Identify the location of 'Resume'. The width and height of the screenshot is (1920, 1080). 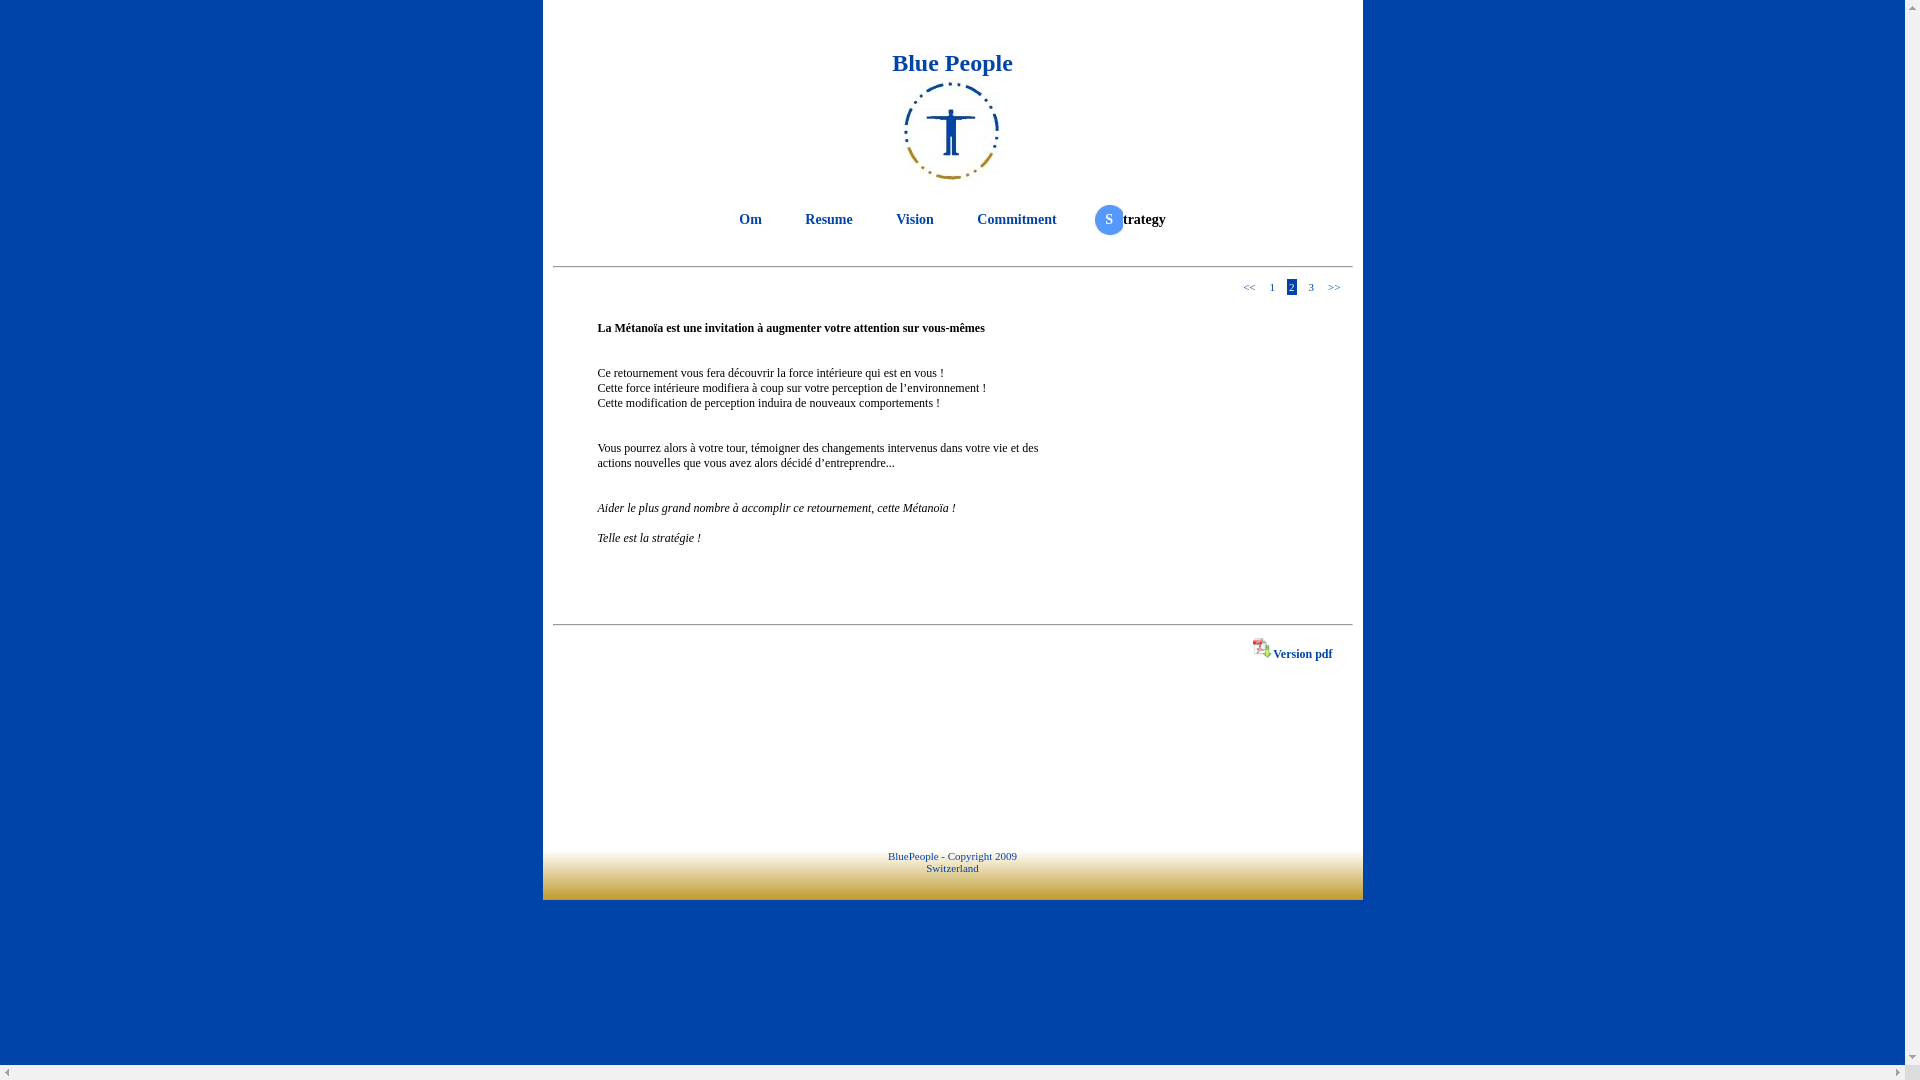
(828, 219).